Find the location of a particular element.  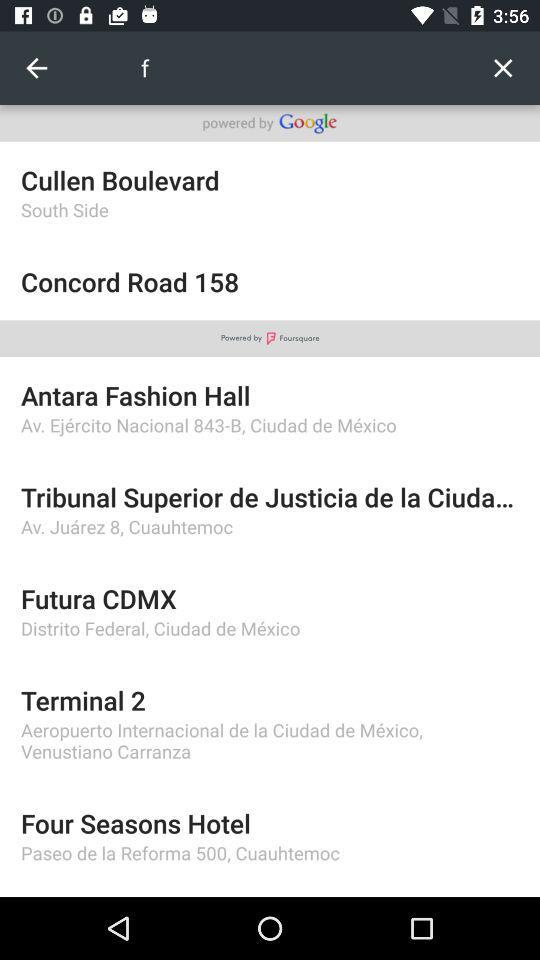

concord road 158 icon is located at coordinates (270, 280).